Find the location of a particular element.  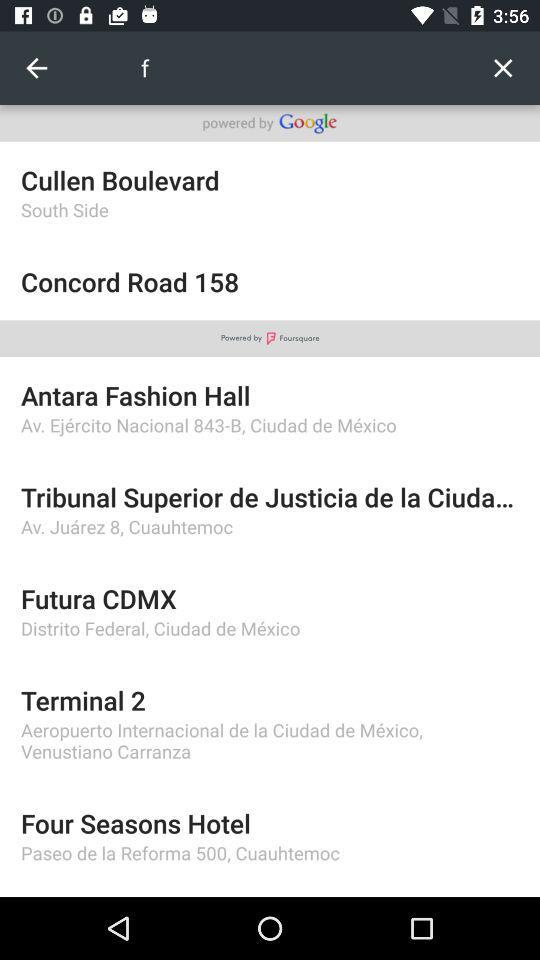

concord road 158 icon is located at coordinates (270, 280).